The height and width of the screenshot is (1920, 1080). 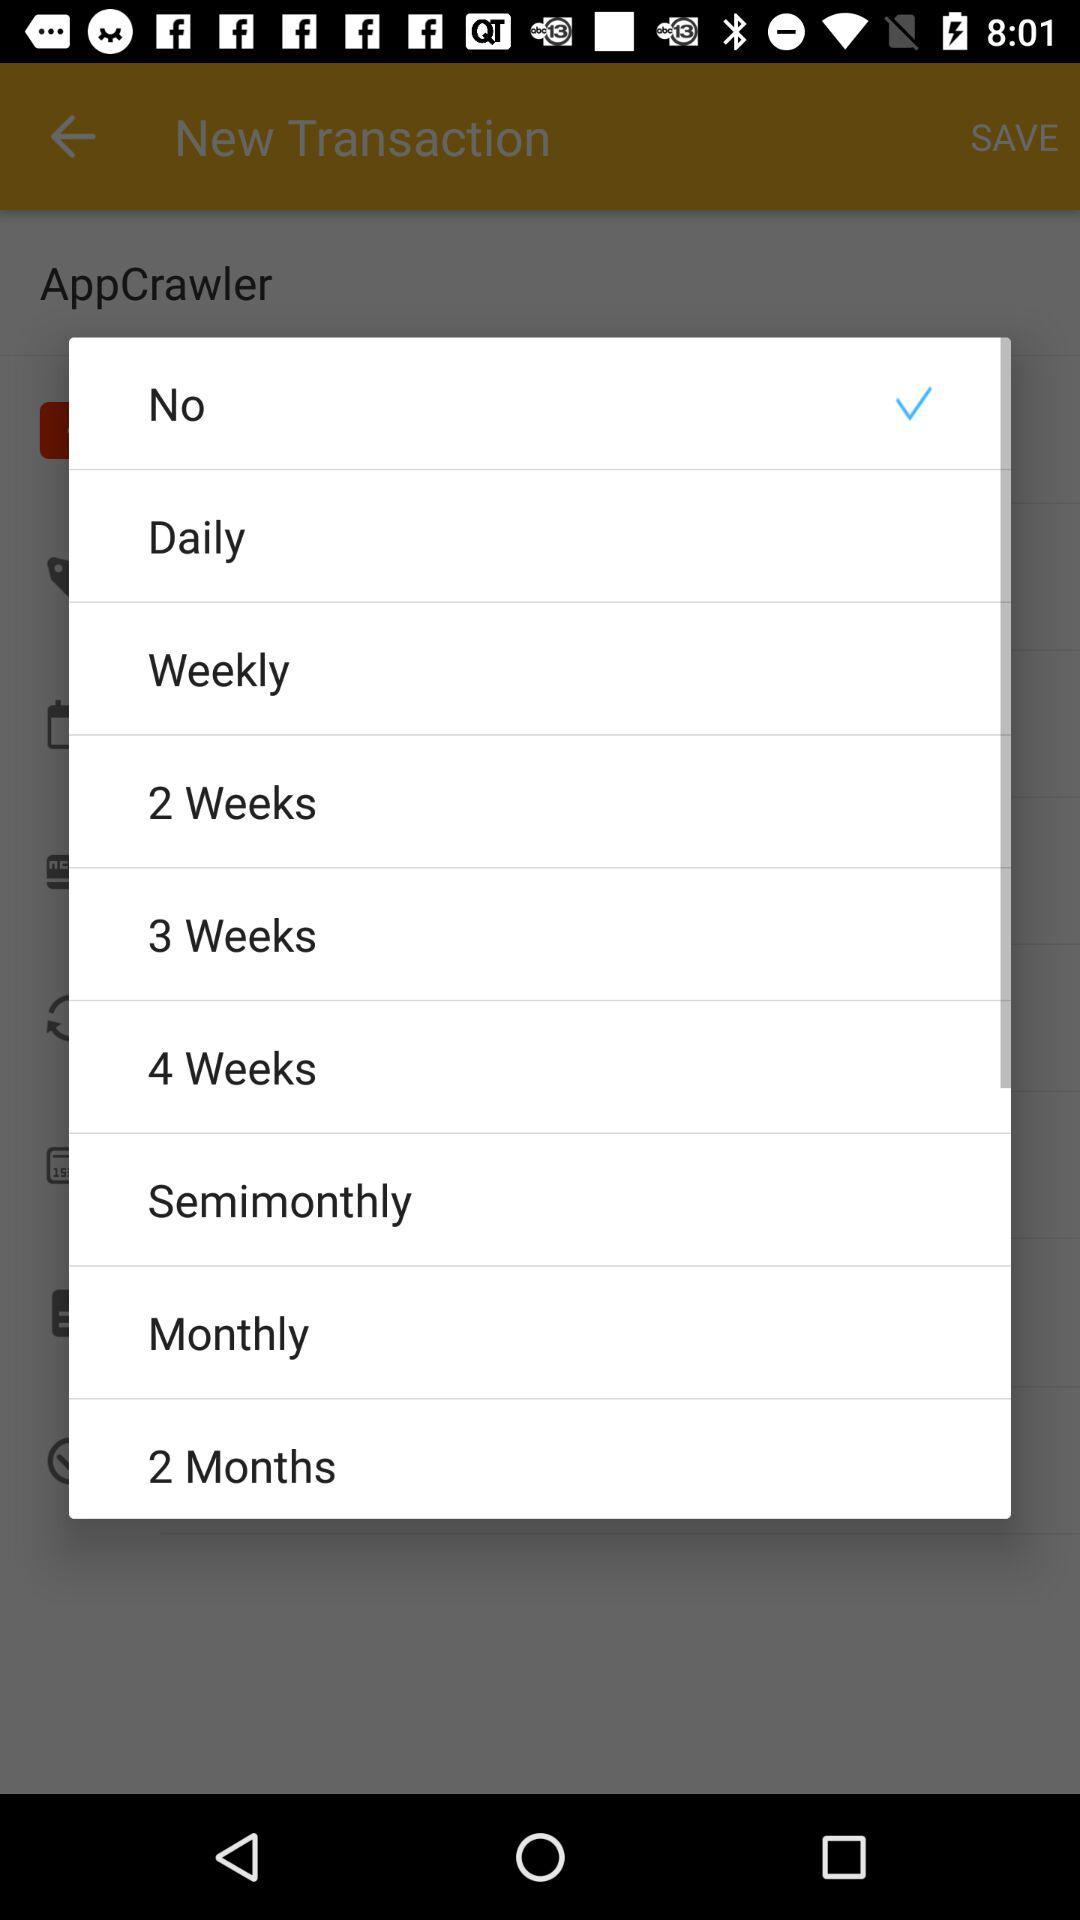 What do you see at coordinates (540, 535) in the screenshot?
I see `the daily icon` at bounding box center [540, 535].